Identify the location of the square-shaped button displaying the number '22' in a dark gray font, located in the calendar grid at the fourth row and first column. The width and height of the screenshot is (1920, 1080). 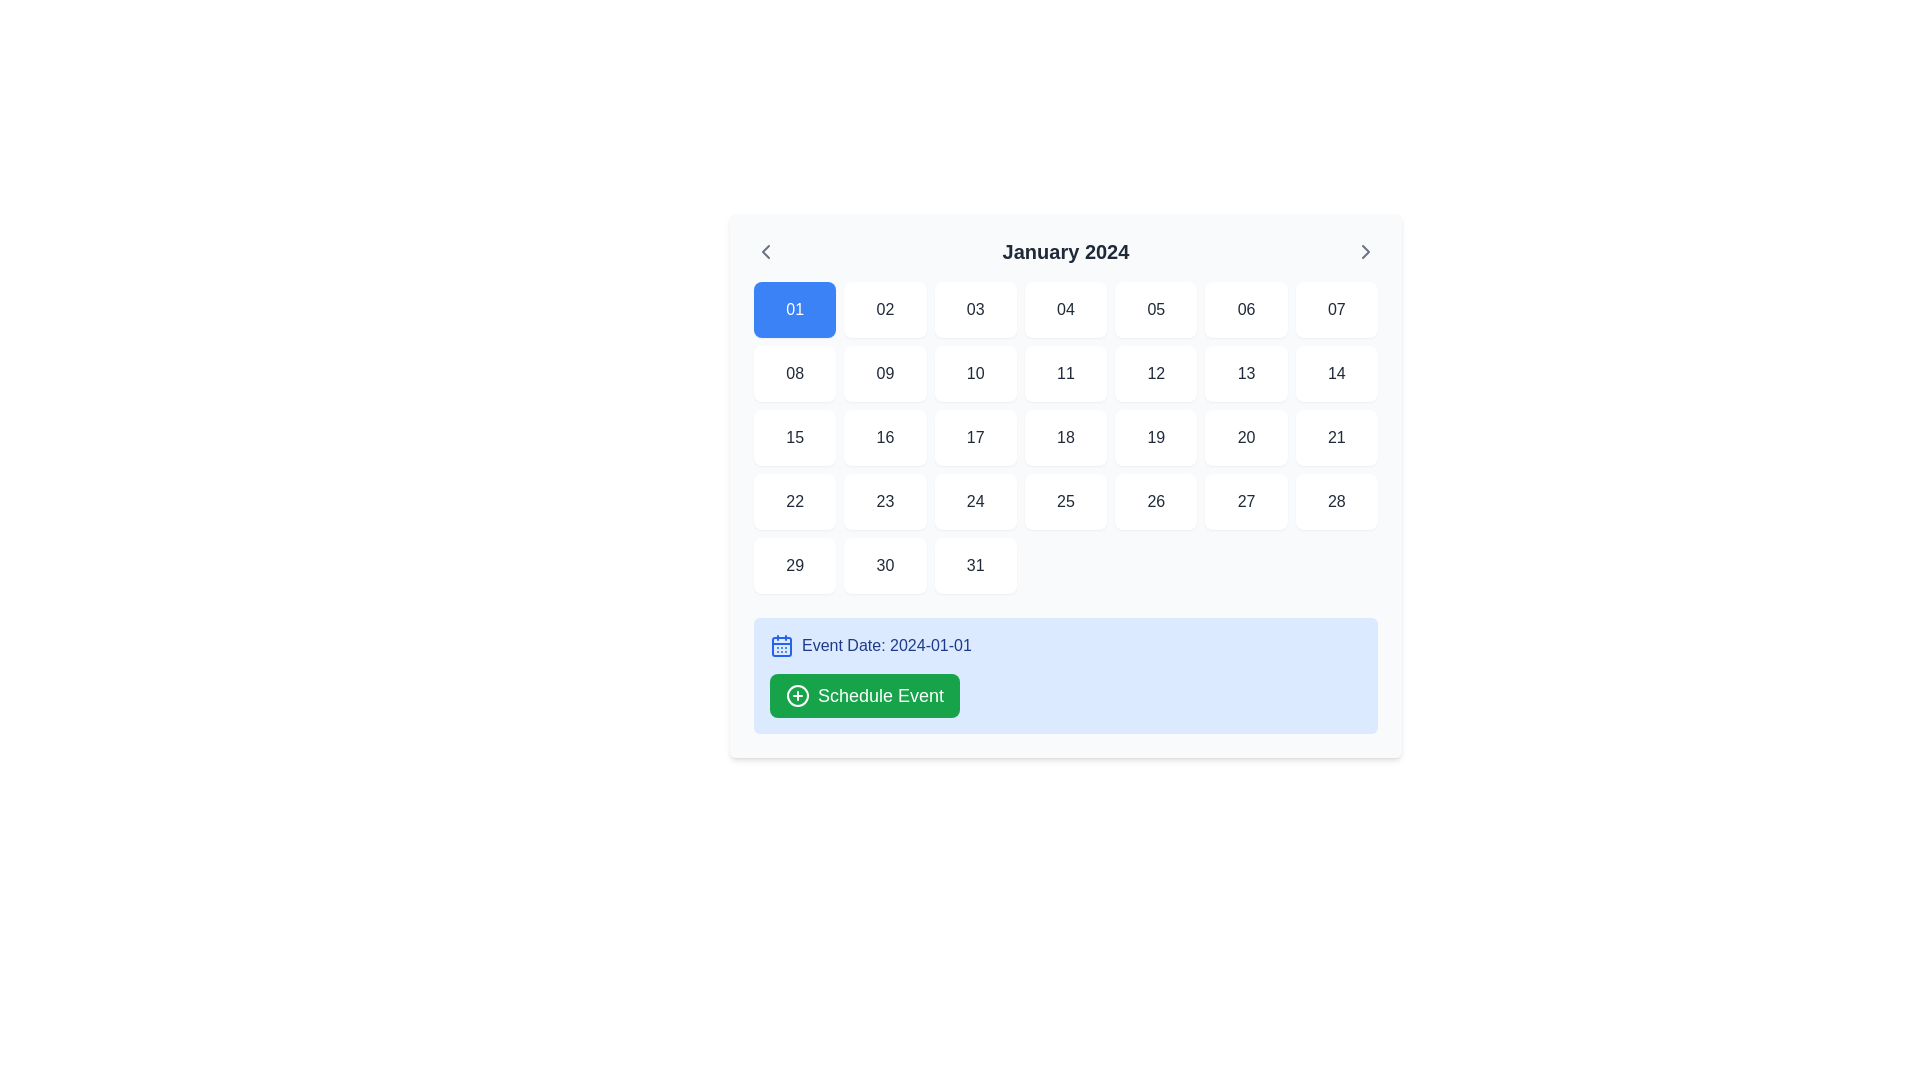
(794, 500).